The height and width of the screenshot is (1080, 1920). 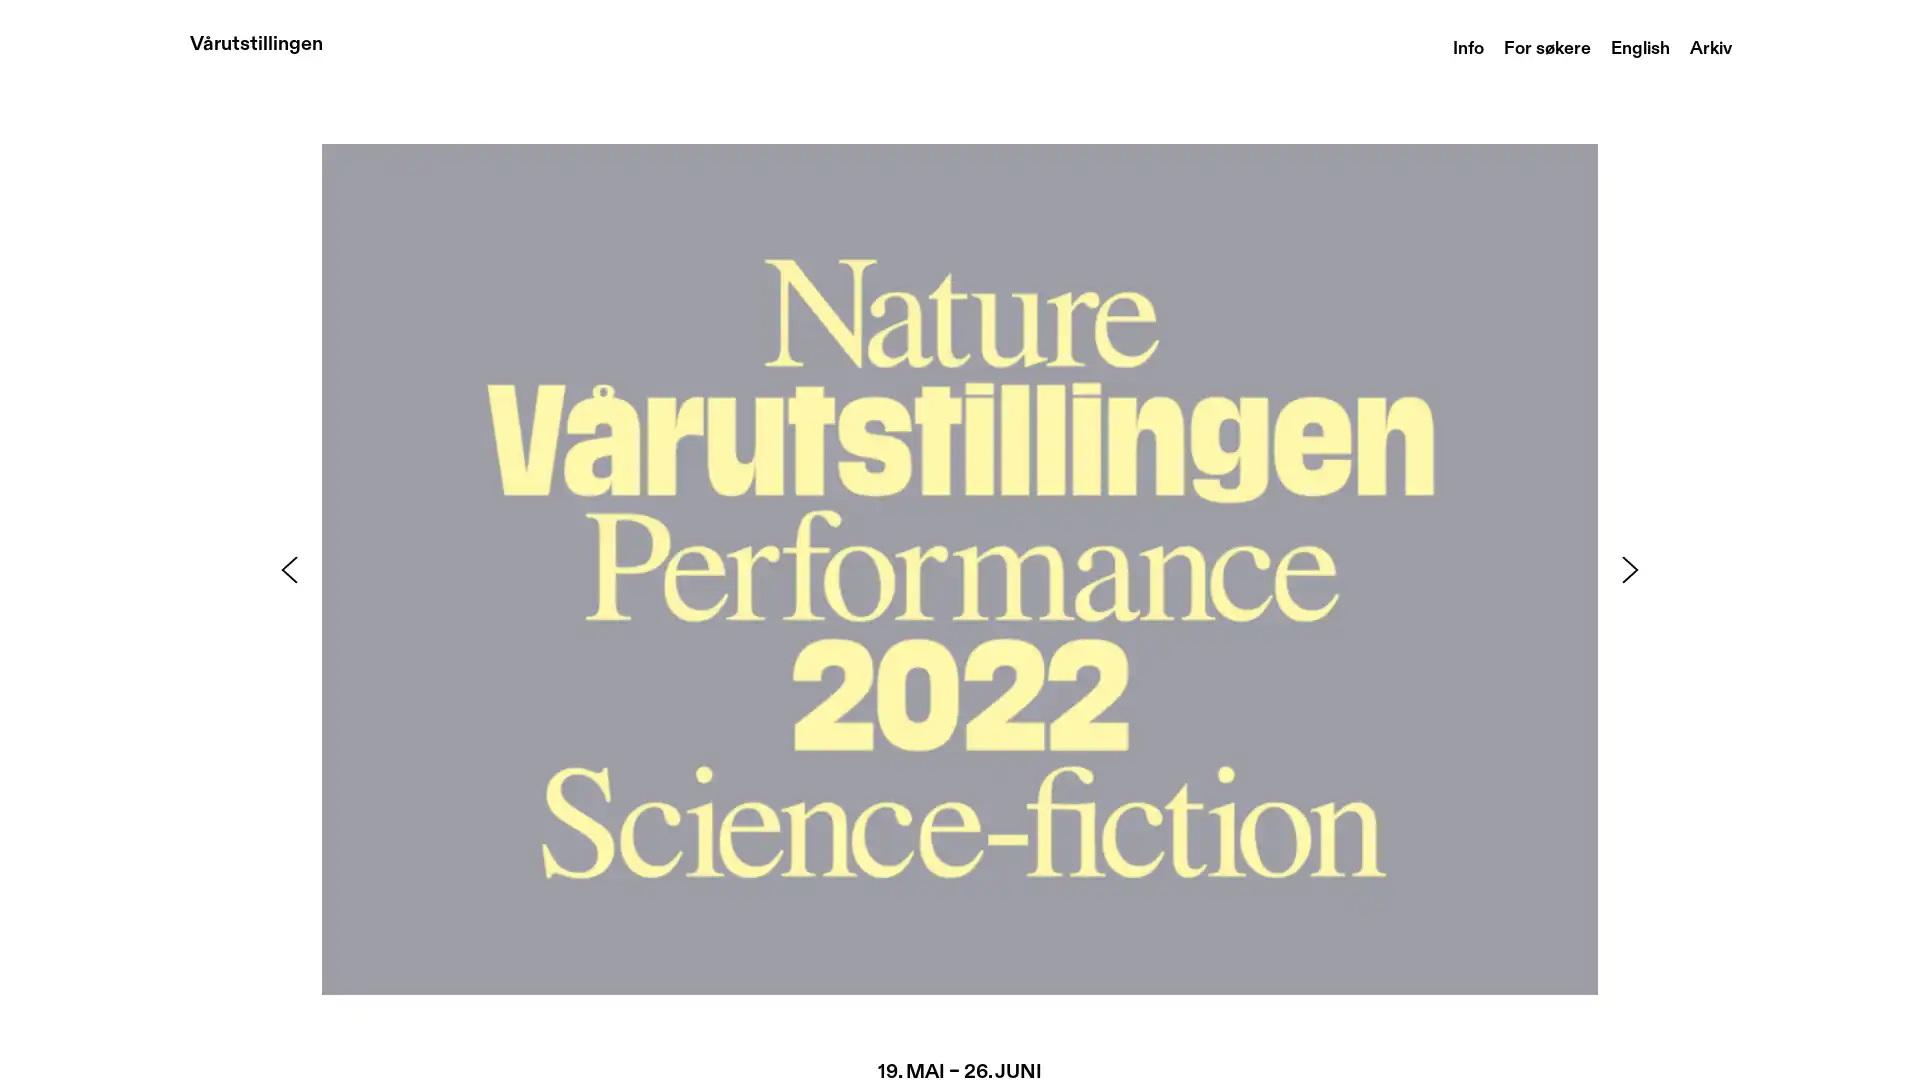 What do you see at coordinates (287, 569) in the screenshot?
I see `Previous slide` at bounding box center [287, 569].